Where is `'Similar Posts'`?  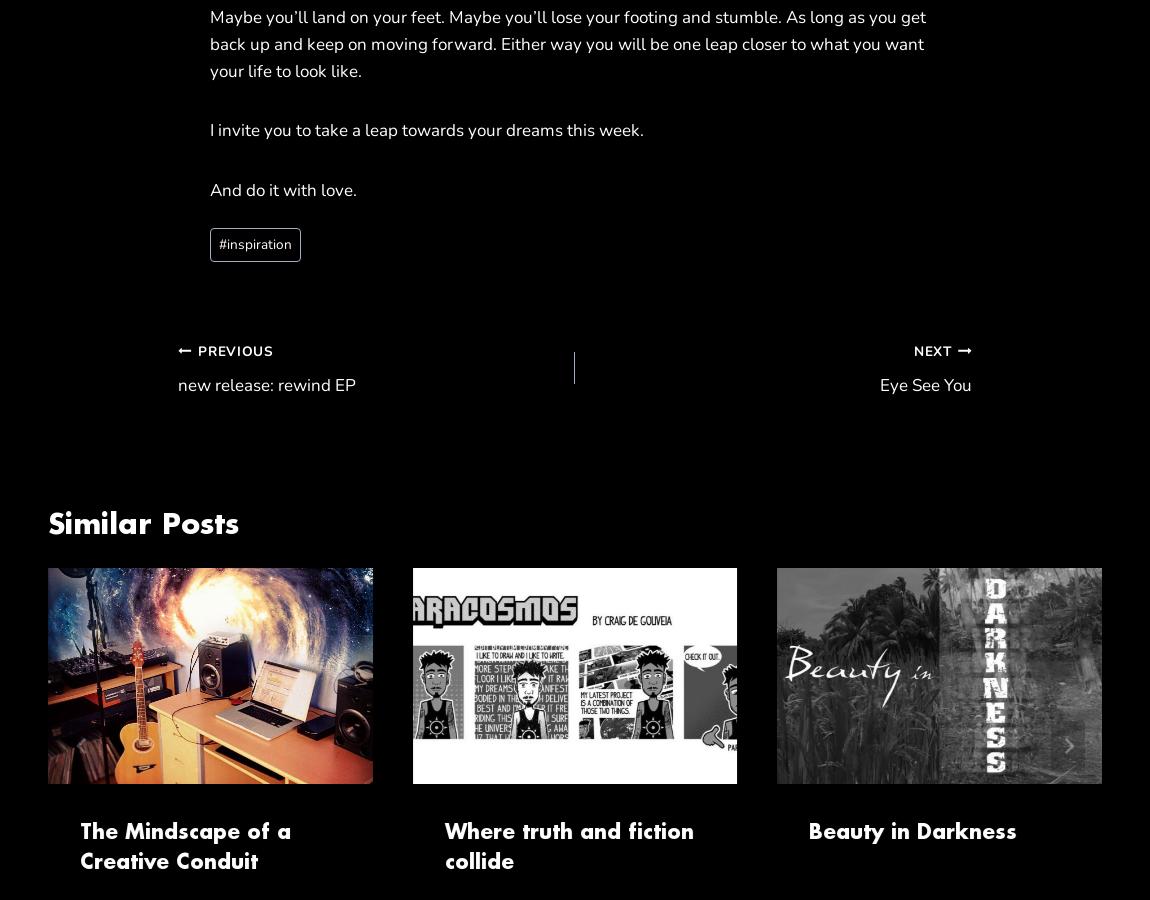
'Similar Posts' is located at coordinates (46, 521).